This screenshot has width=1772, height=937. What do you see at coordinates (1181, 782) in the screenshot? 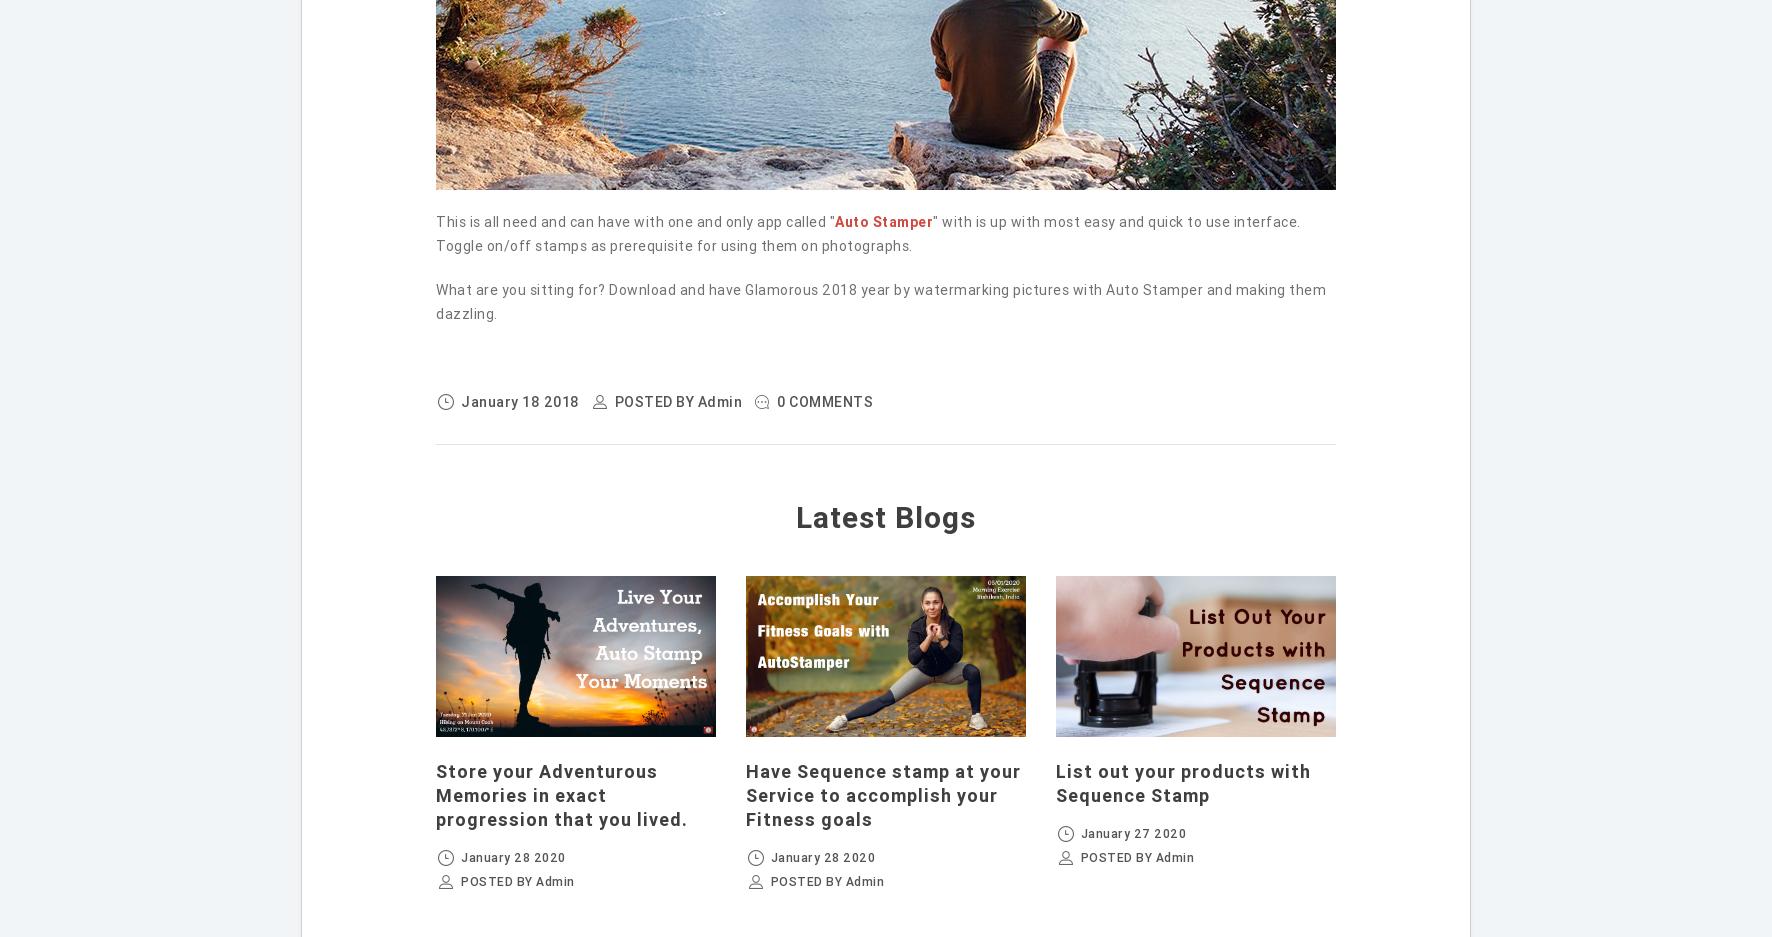
I see `'List out your products with Sequence Stamp'` at bounding box center [1181, 782].